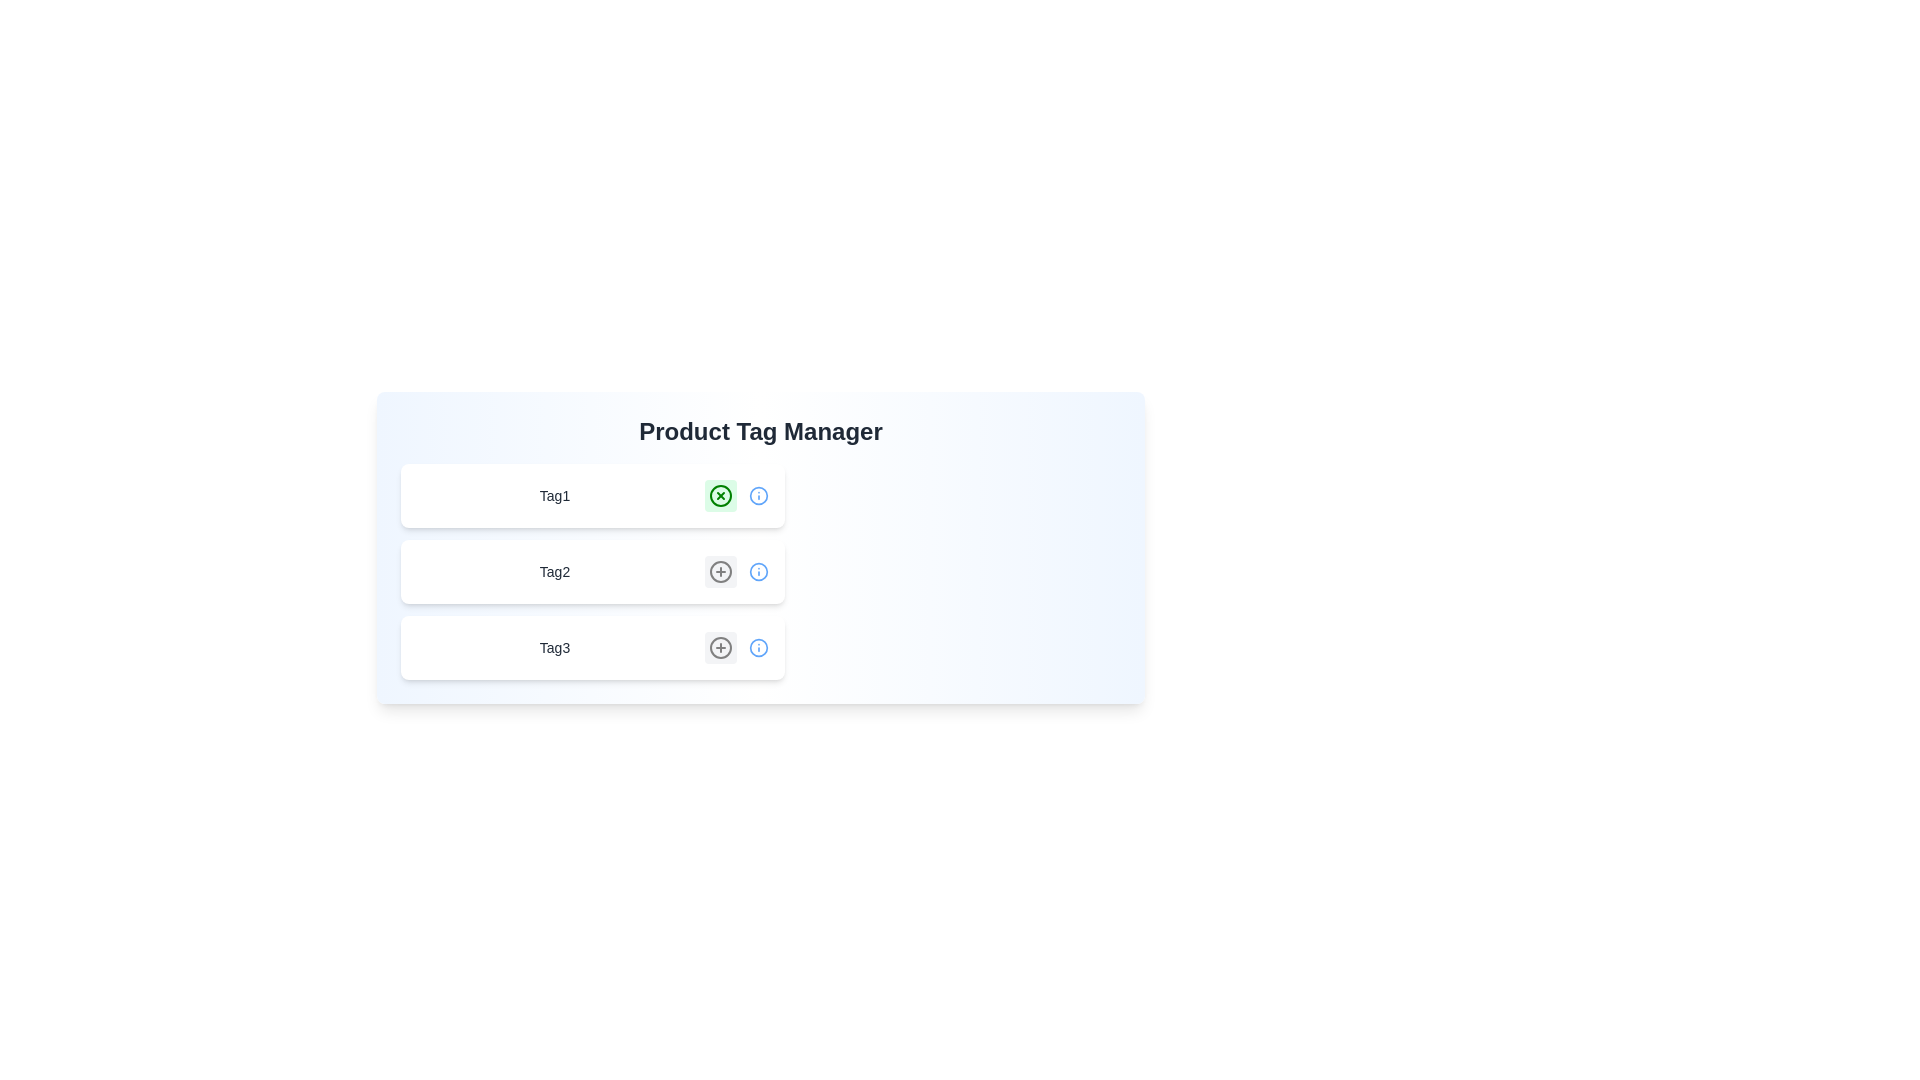 This screenshot has width=1920, height=1080. What do you see at coordinates (720, 495) in the screenshot?
I see `the tag Tag1` at bounding box center [720, 495].